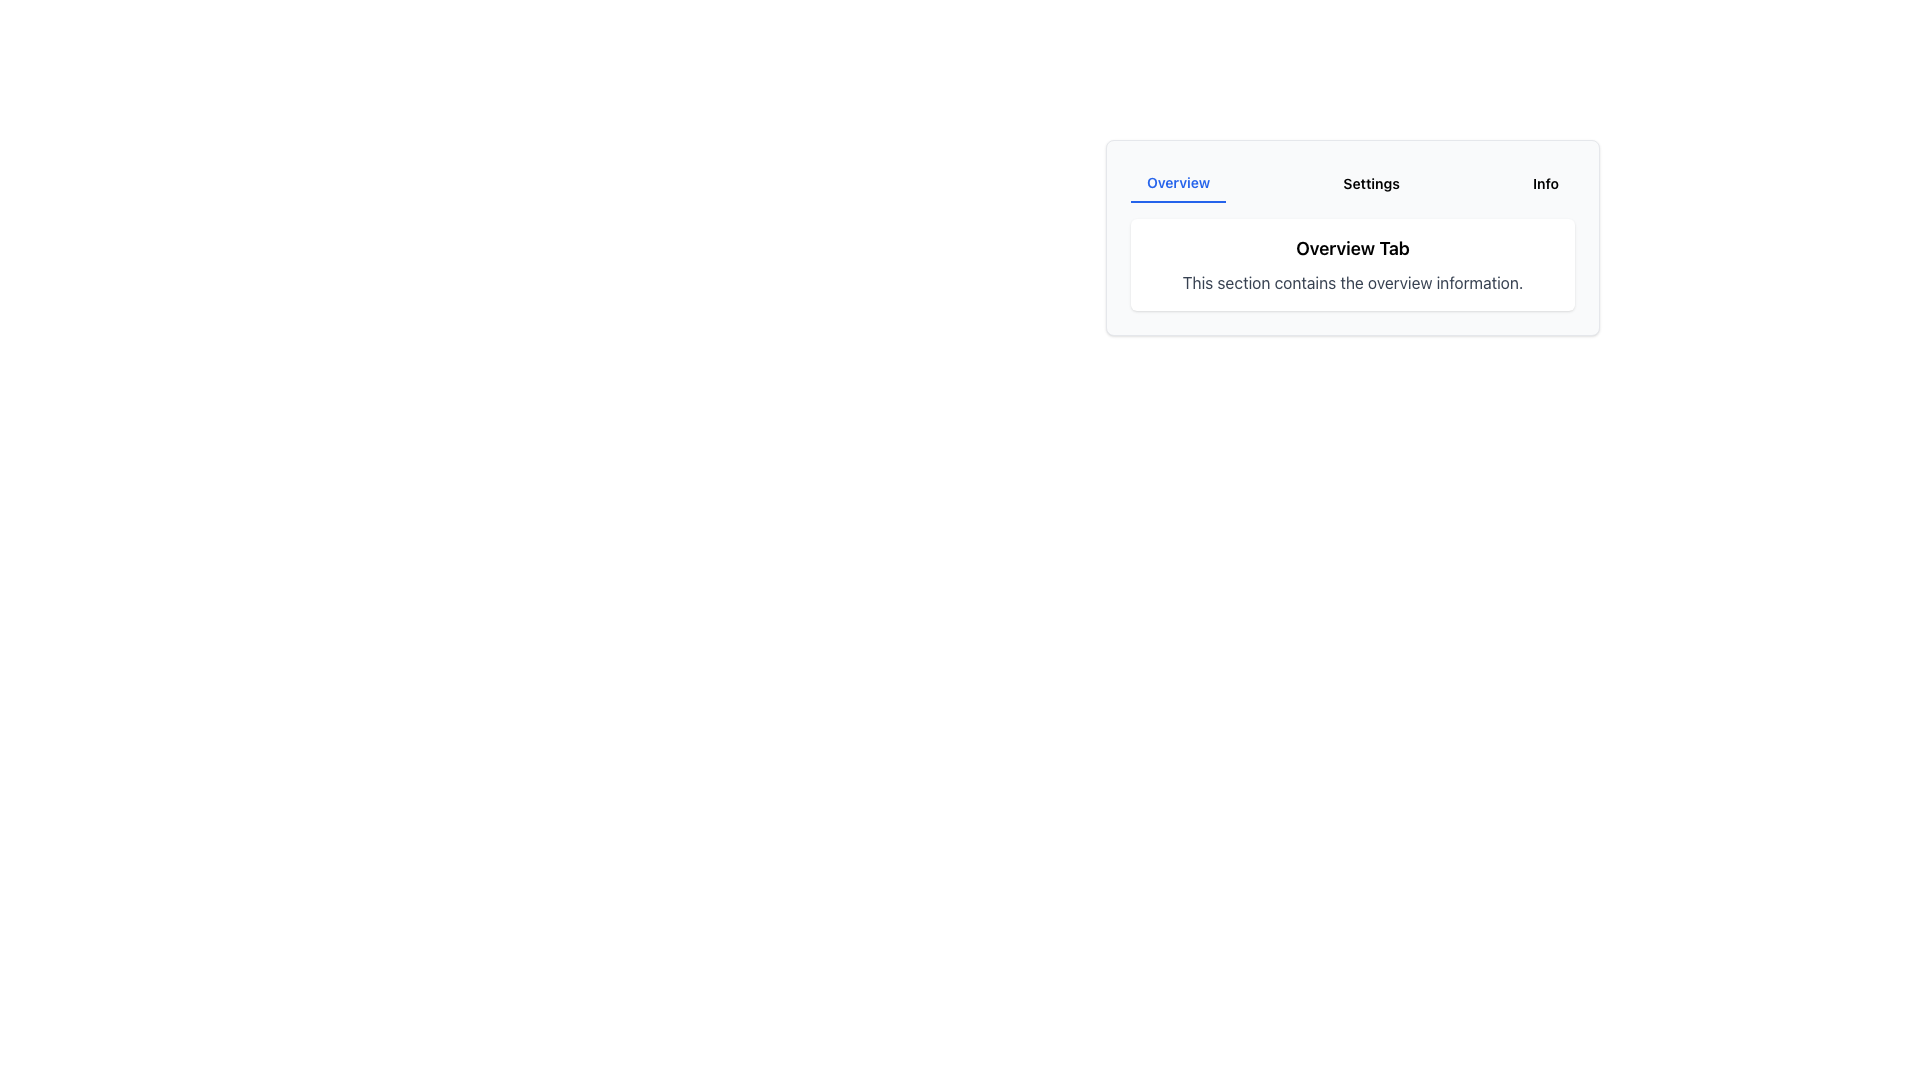 The height and width of the screenshot is (1080, 1920). Describe the element at coordinates (1353, 184) in the screenshot. I see `the 'Settings' tab on the navigation bar located at the top edge of the card above the 'Overview Tab' title` at that location.